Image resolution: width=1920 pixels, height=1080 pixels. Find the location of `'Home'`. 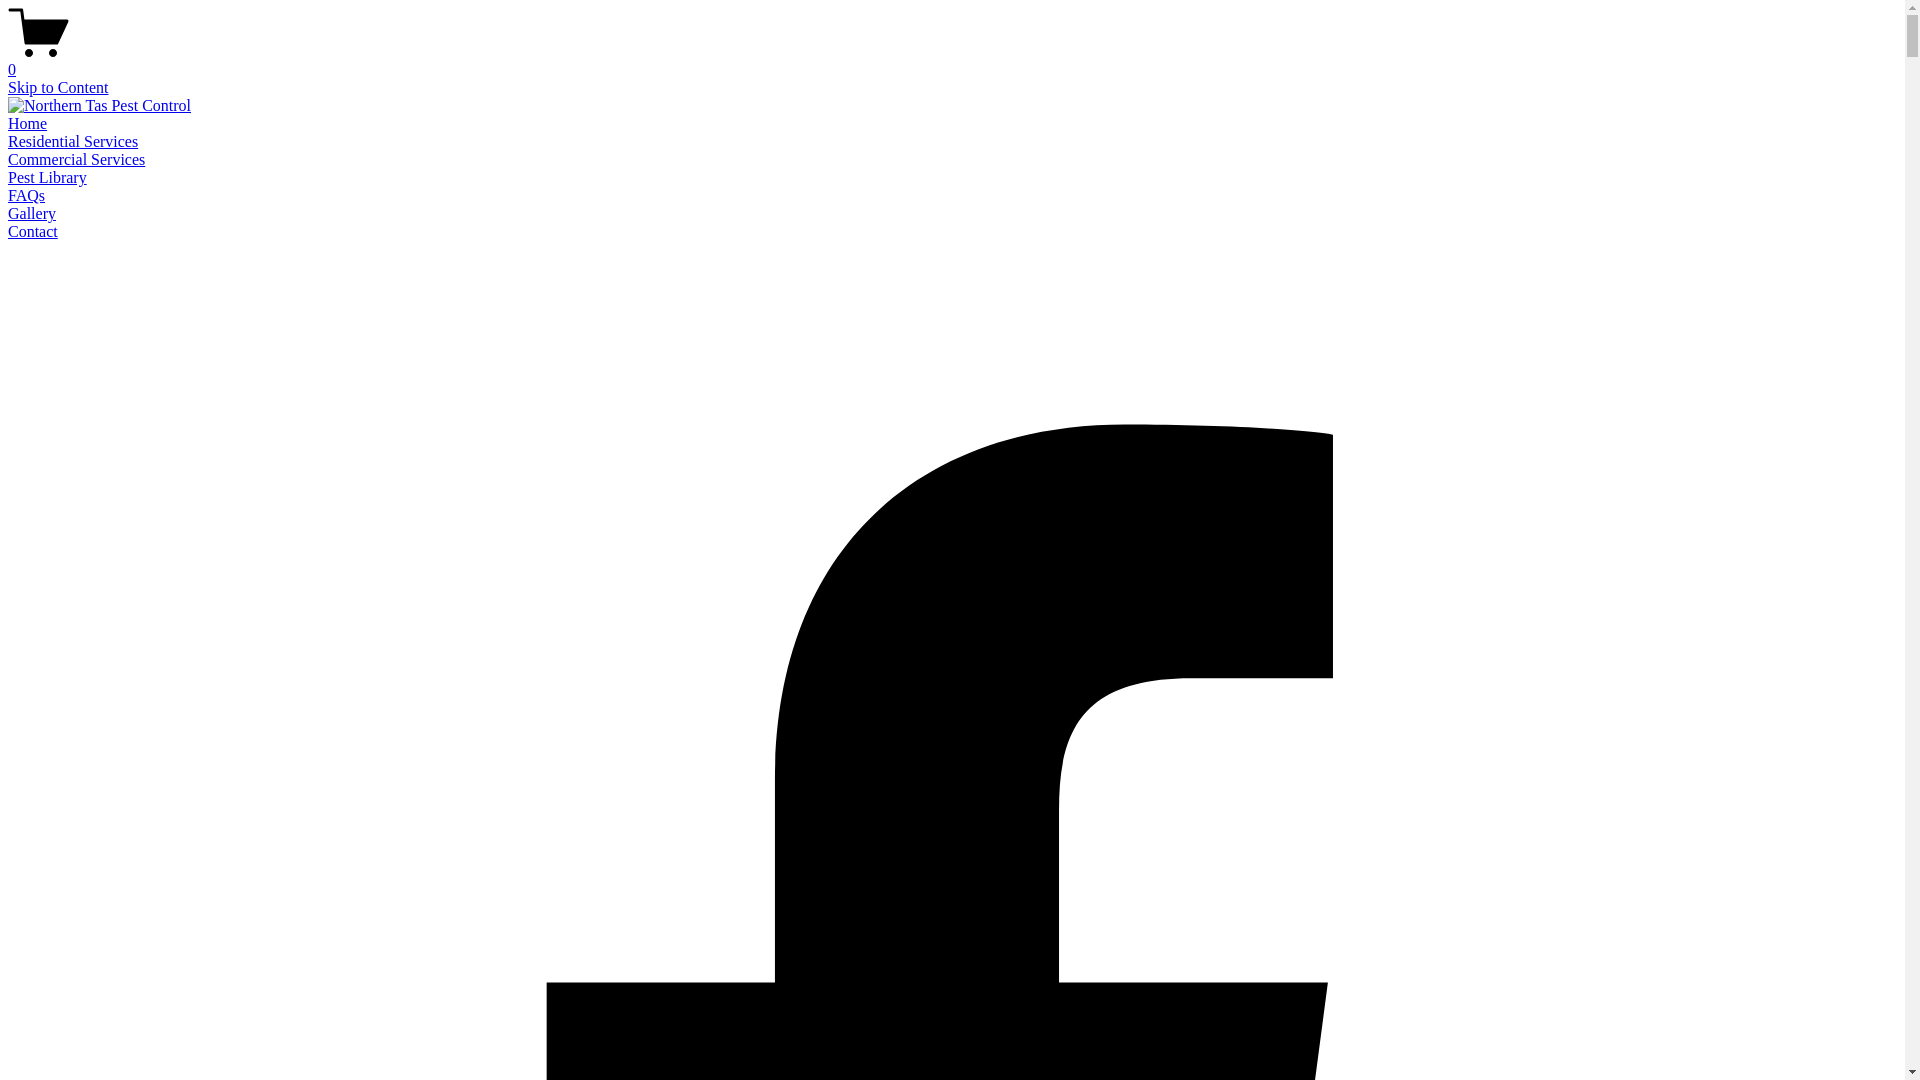

'Home' is located at coordinates (27, 123).